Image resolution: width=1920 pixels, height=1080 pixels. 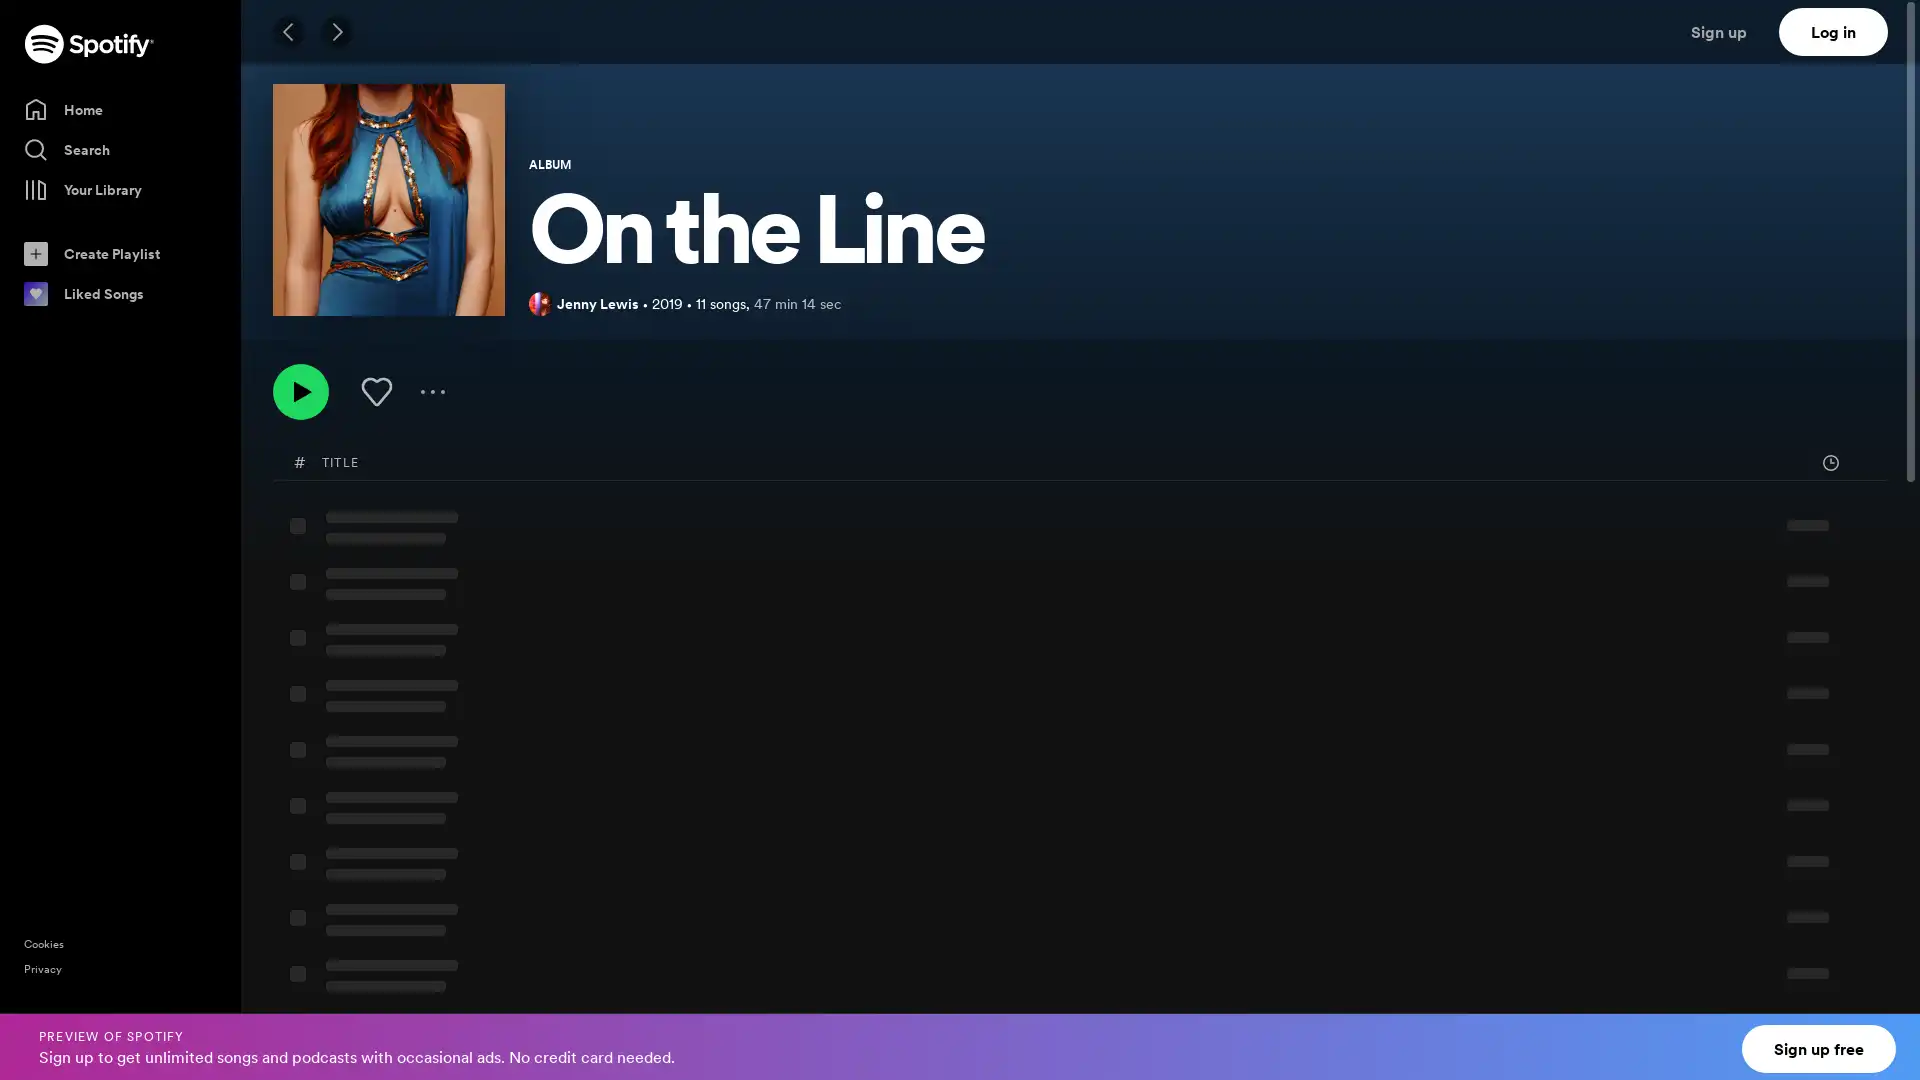 What do you see at coordinates (297, 973) in the screenshot?
I see `Play Taffy by Jenny Lewis` at bounding box center [297, 973].